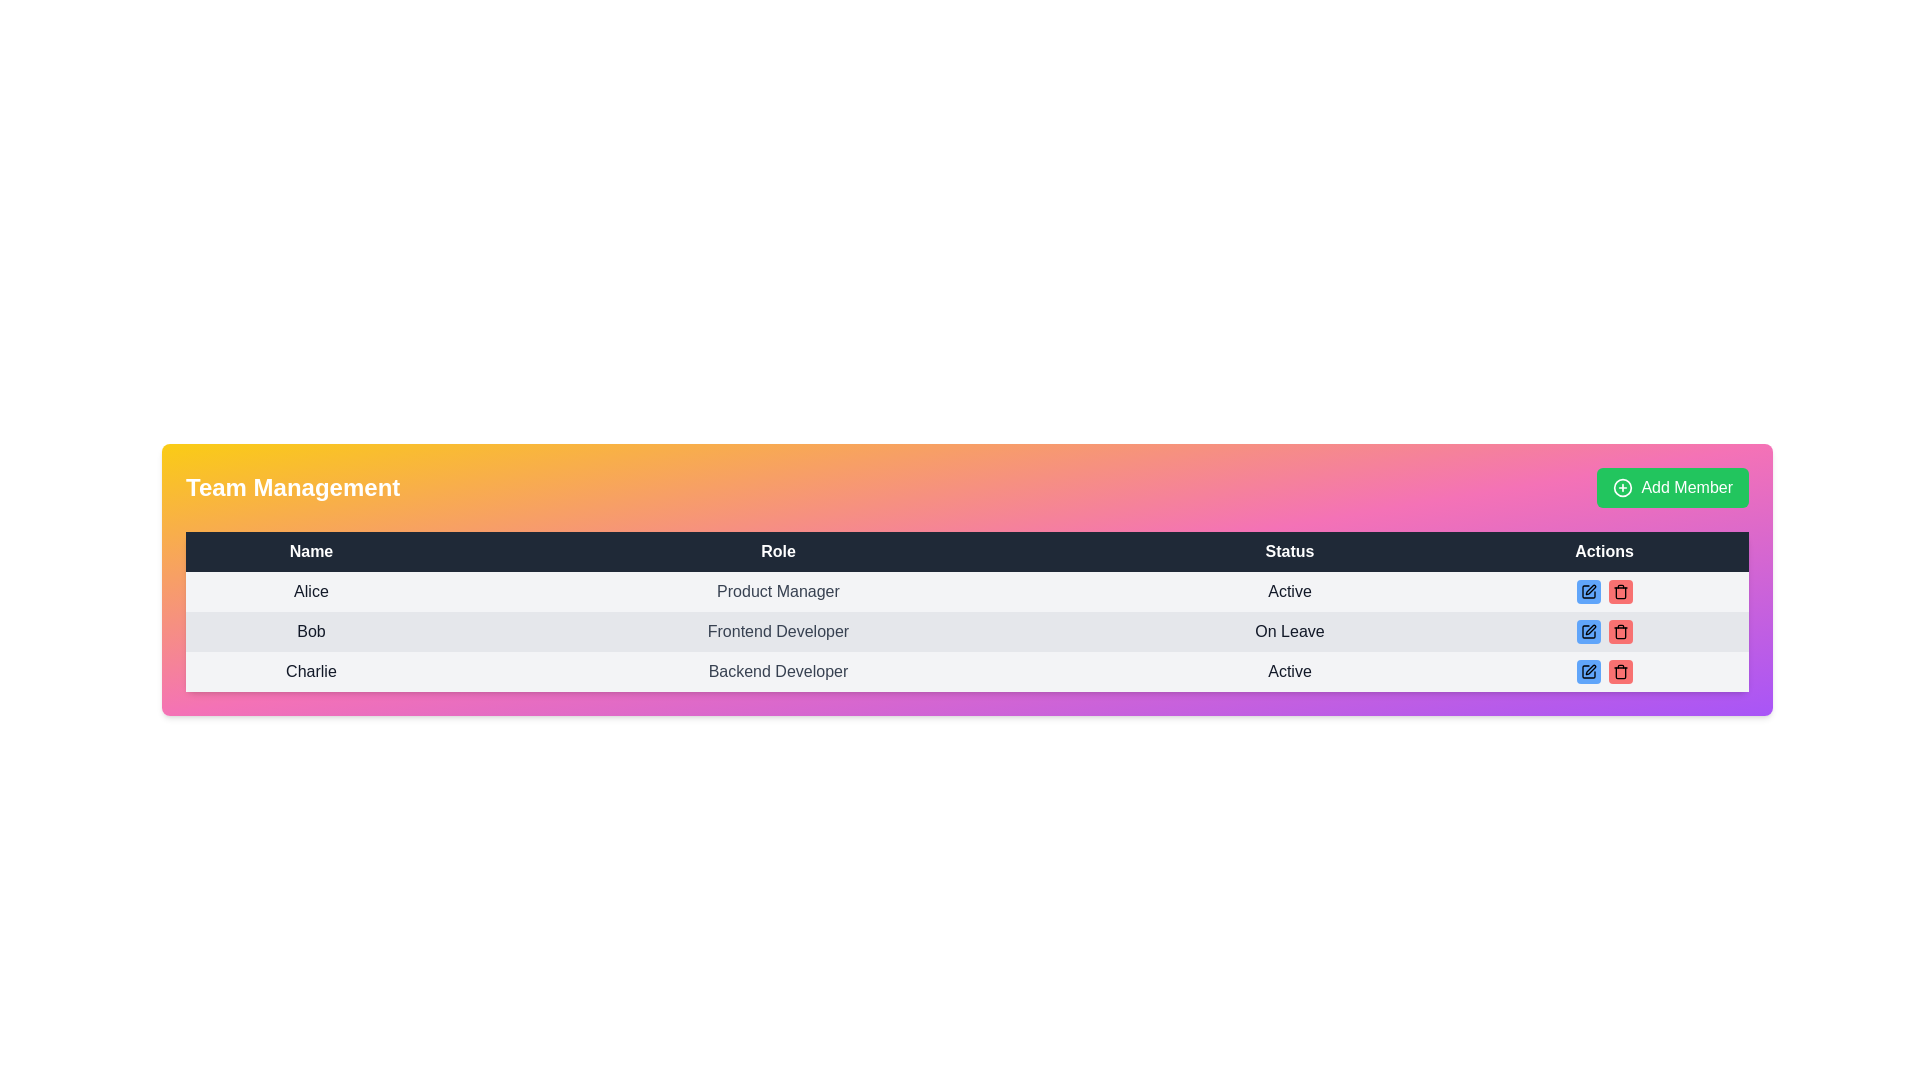 The image size is (1920, 1080). I want to click on the edit button in the Action Button Group for the user 'Alice', who is a 'Product Manager' and has 'Active' status, to initiate editing the record, so click(1604, 590).